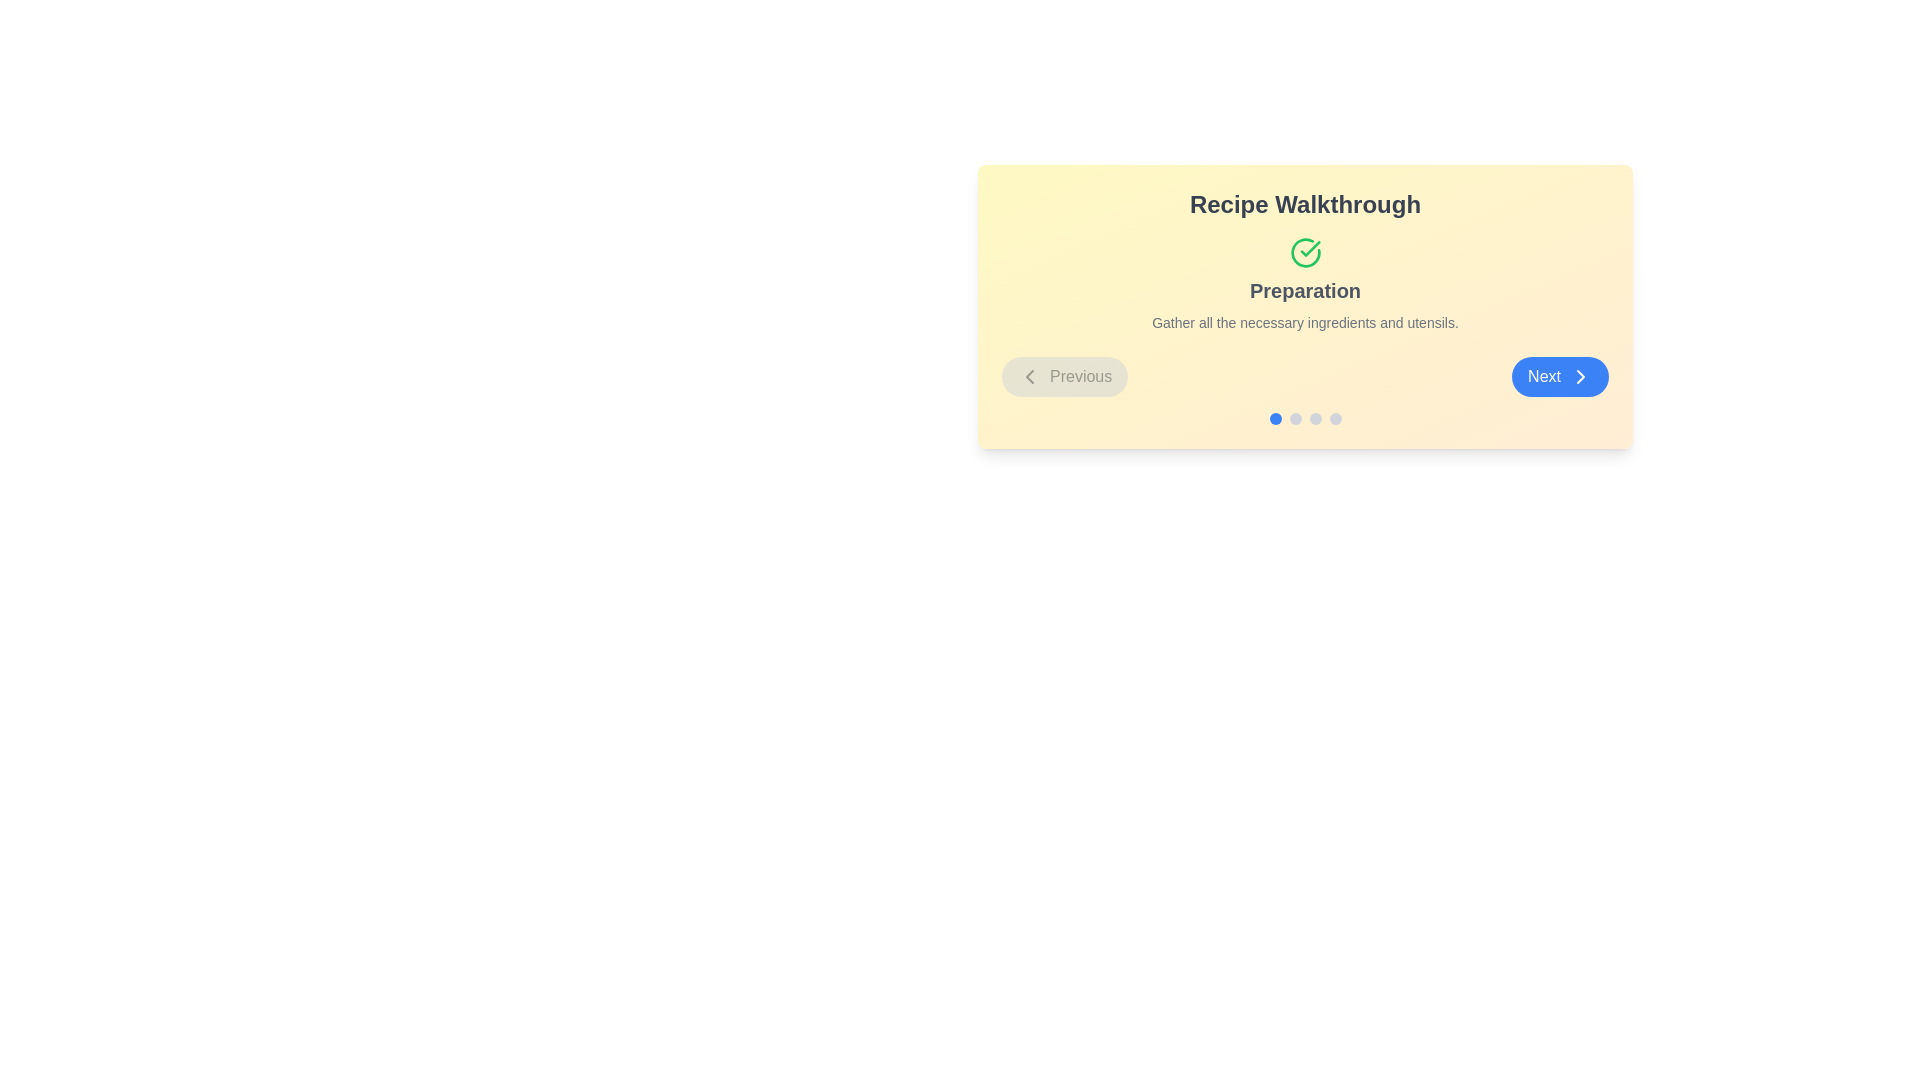 The image size is (1920, 1080). Describe the element at coordinates (1274, 418) in the screenshot. I see `the status of the first blue circular indicator dot located below the 'Preparation' heading` at that location.